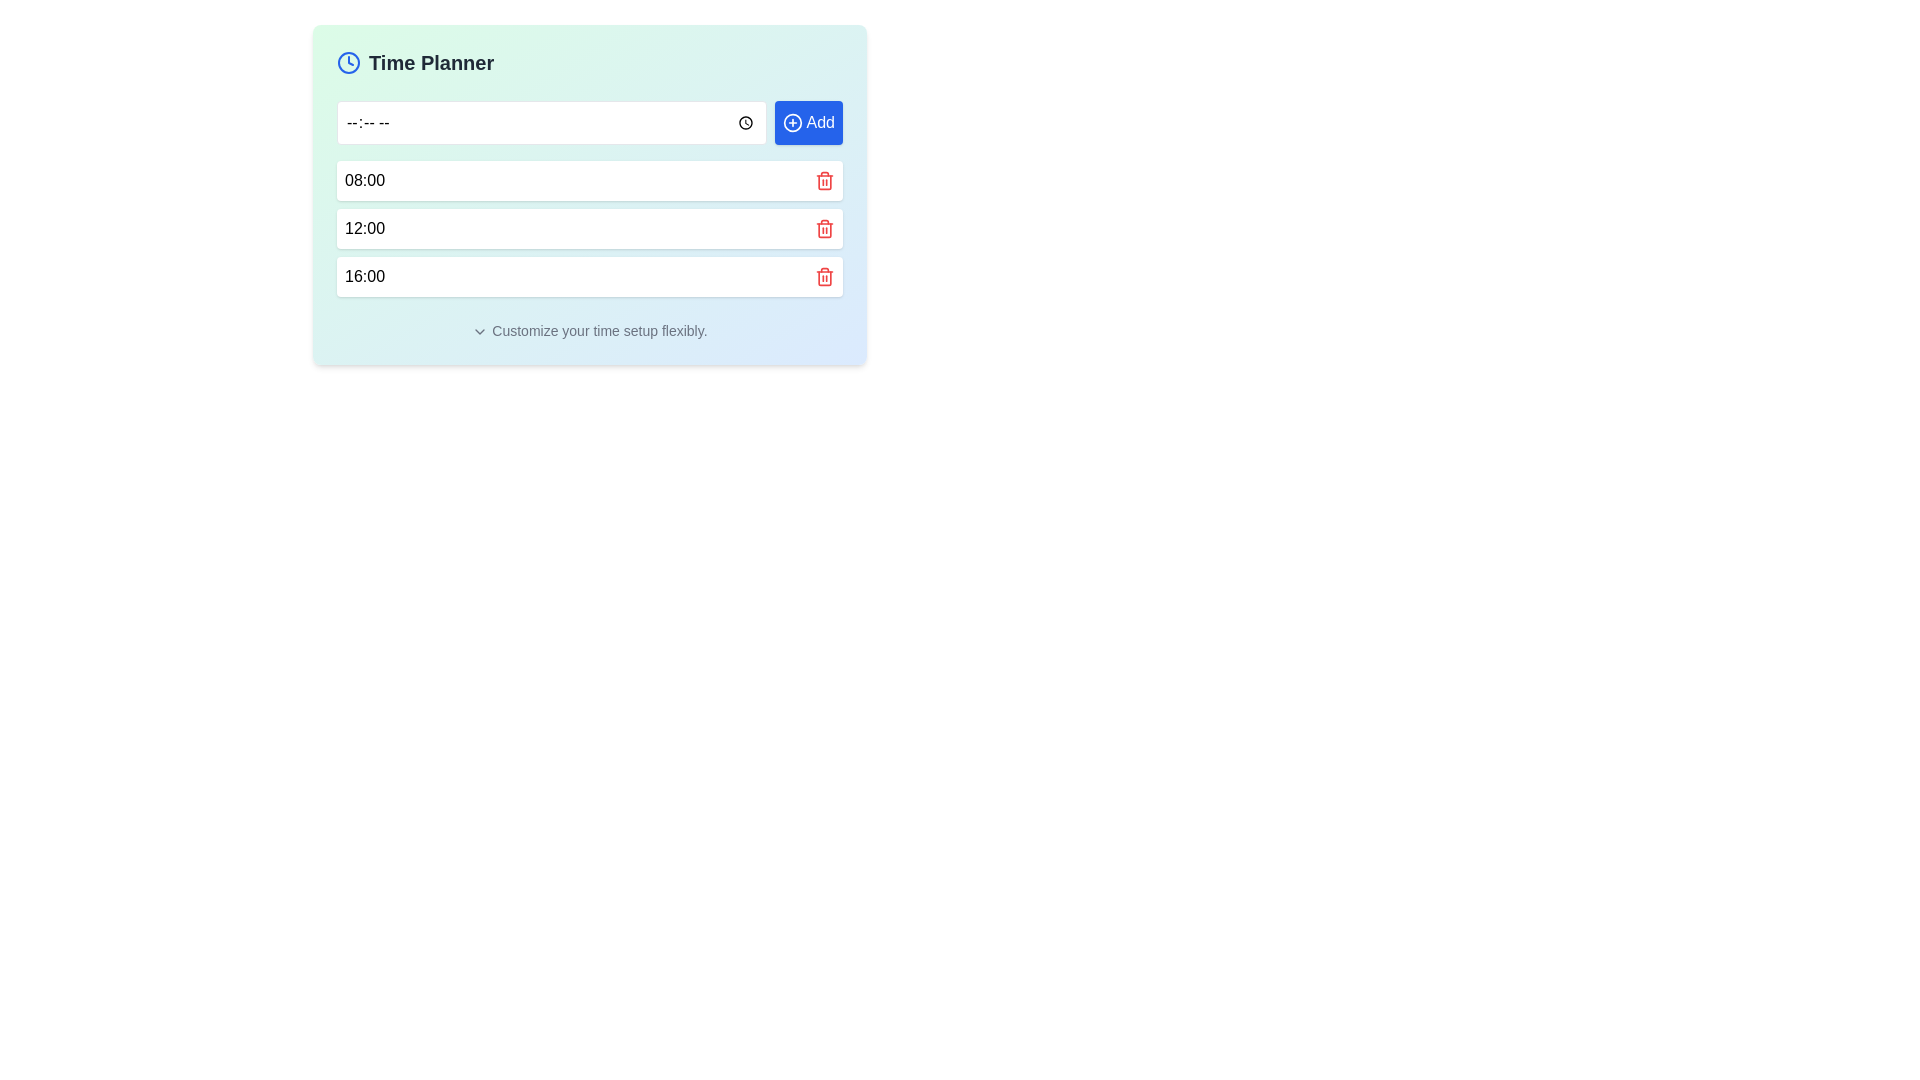 Image resolution: width=1920 pixels, height=1080 pixels. I want to click on the first list item of scheduled time entries in the Time Planner, so click(589, 181).